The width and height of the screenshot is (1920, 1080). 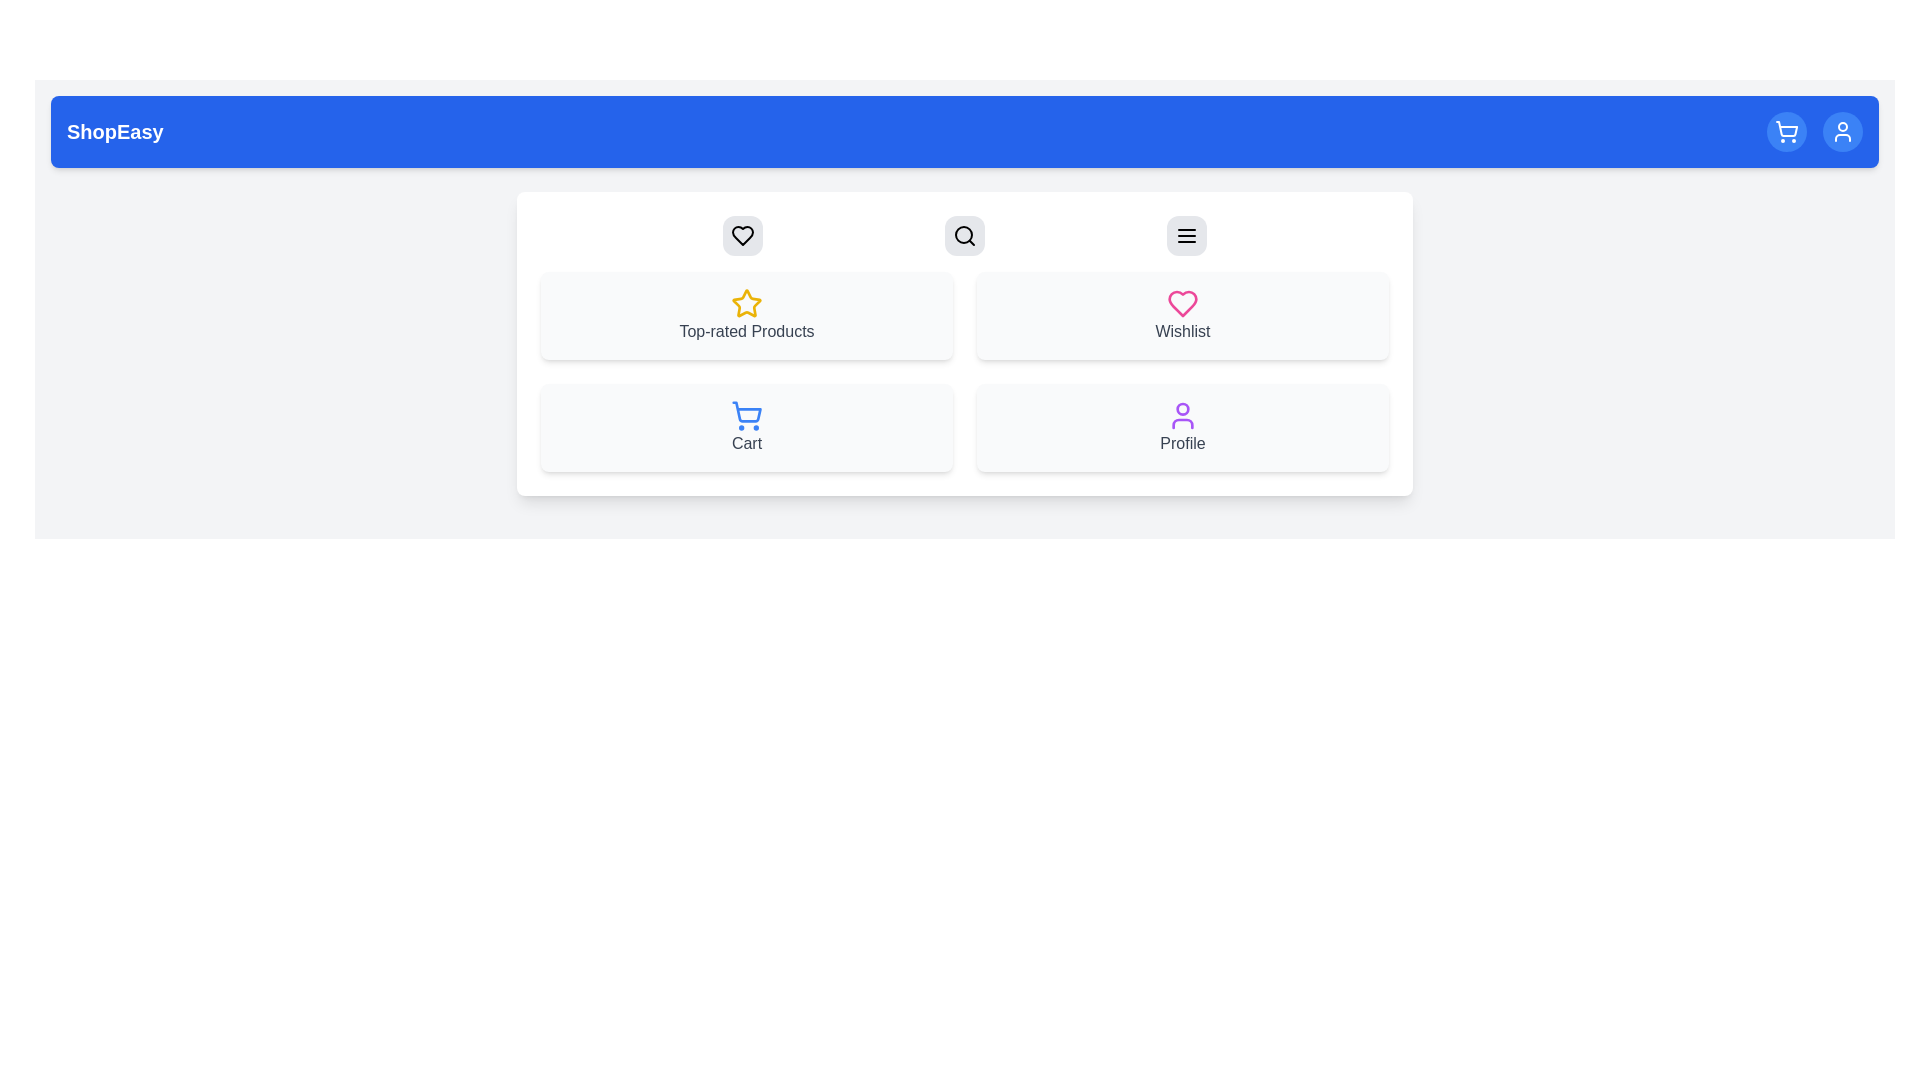 I want to click on the user profile icon, which is visually styled with a purple color and consists of a circular head and rounded body shape, located above the 'Profile' text, so click(x=1182, y=415).